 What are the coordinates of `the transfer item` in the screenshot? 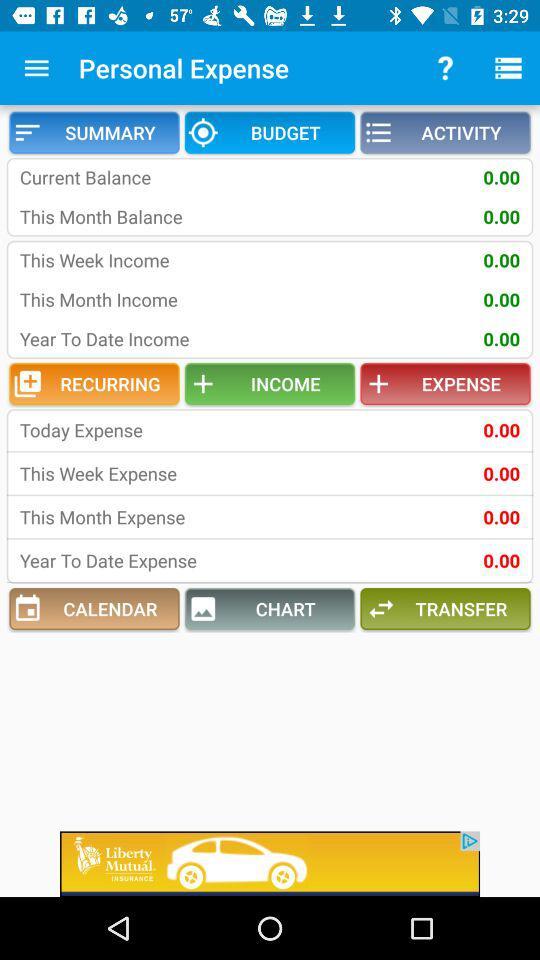 It's located at (445, 608).